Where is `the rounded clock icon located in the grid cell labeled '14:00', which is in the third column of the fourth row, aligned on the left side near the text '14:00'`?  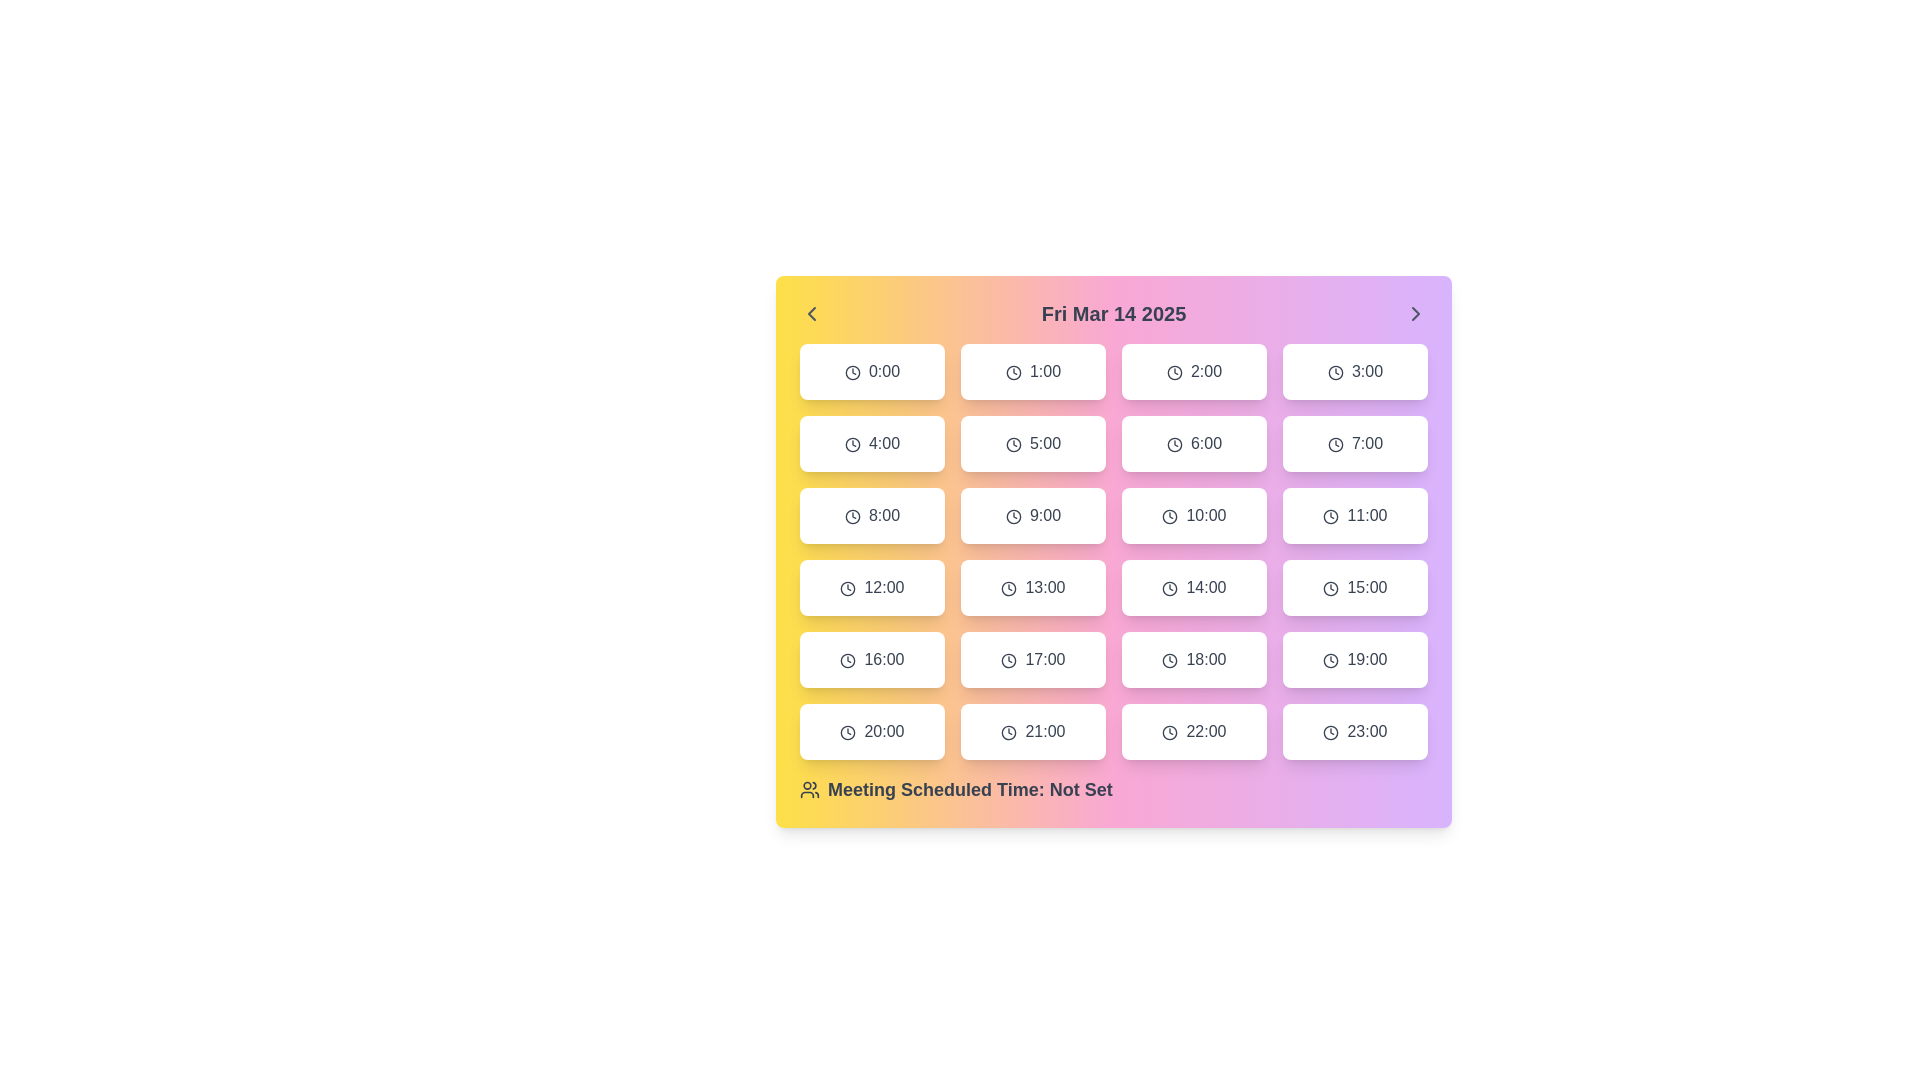 the rounded clock icon located in the grid cell labeled '14:00', which is in the third column of the fourth row, aligned on the left side near the text '14:00' is located at coordinates (1170, 587).